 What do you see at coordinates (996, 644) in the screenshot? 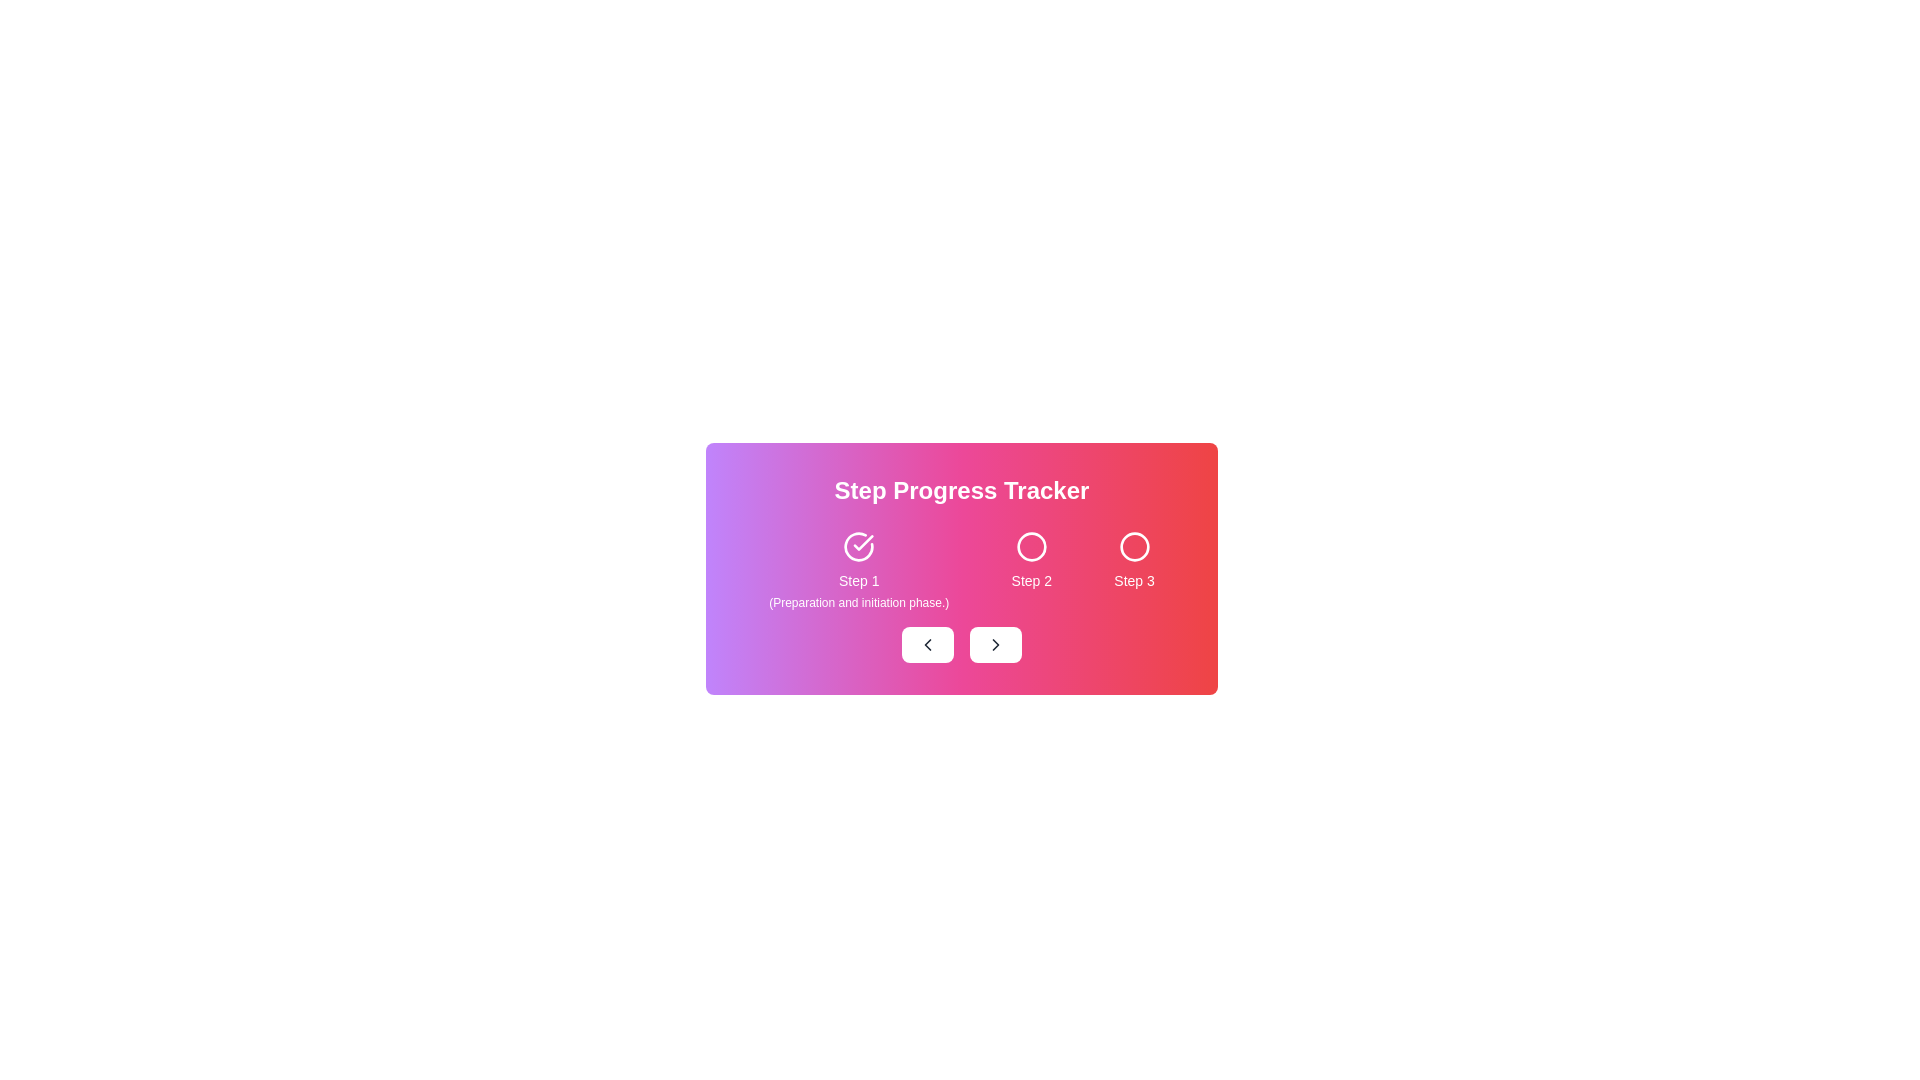
I see `the navigation button with a white background and a right-facing chevron icon to observe its hover effects` at bounding box center [996, 644].